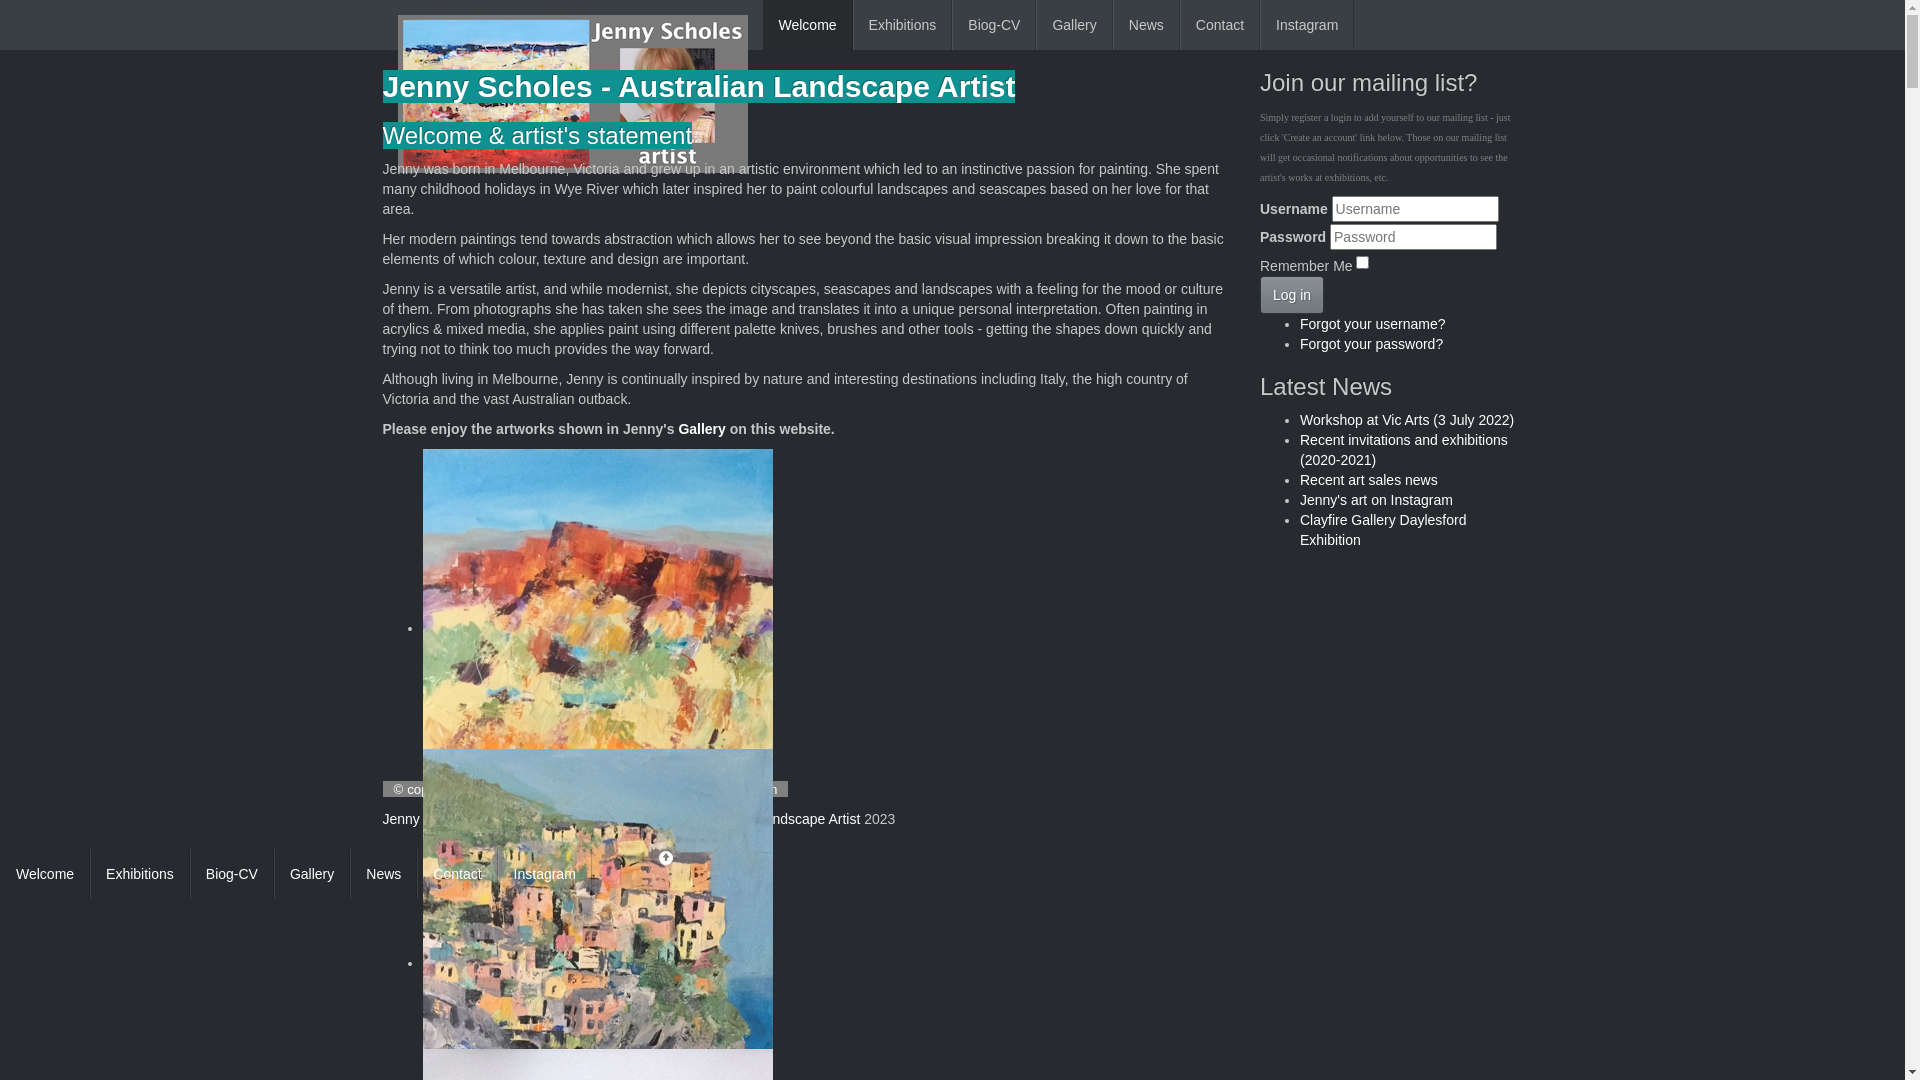 Image resolution: width=1920 pixels, height=1080 pixels. Describe the element at coordinates (311, 873) in the screenshot. I see `'Gallery'` at that location.